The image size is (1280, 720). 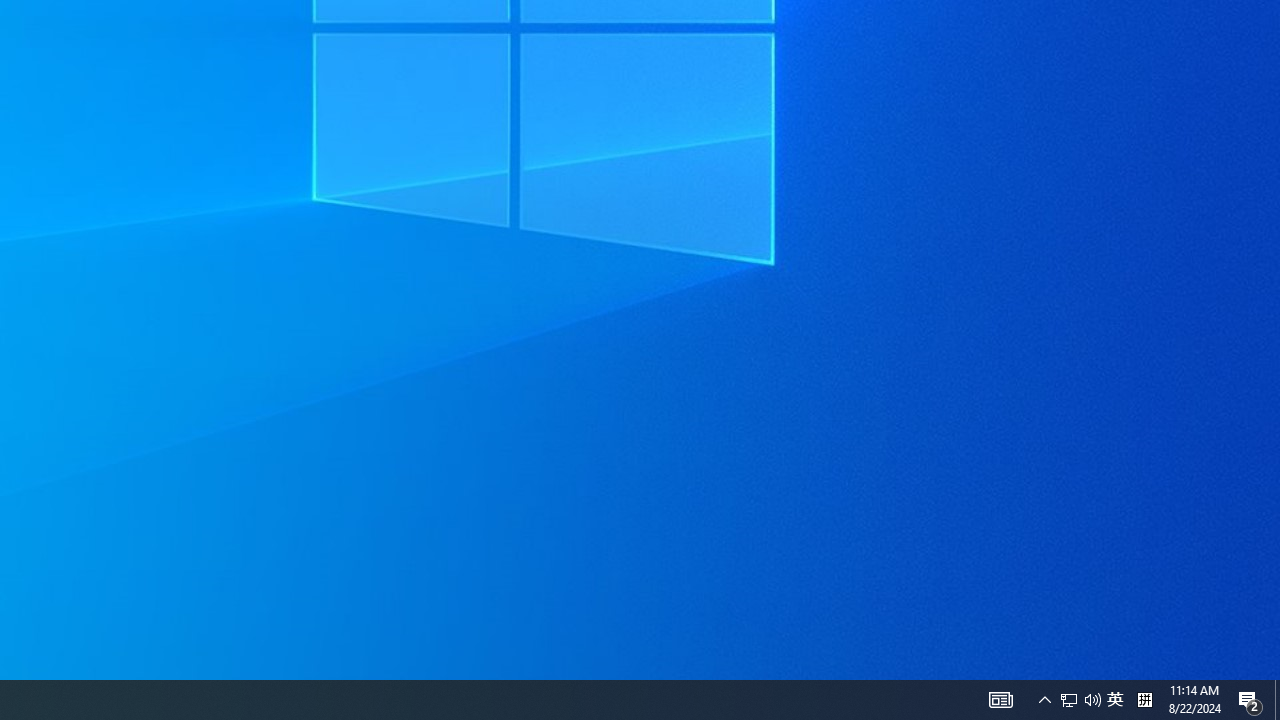 What do you see at coordinates (1044, 698) in the screenshot?
I see `'Notification Chevron'` at bounding box center [1044, 698].